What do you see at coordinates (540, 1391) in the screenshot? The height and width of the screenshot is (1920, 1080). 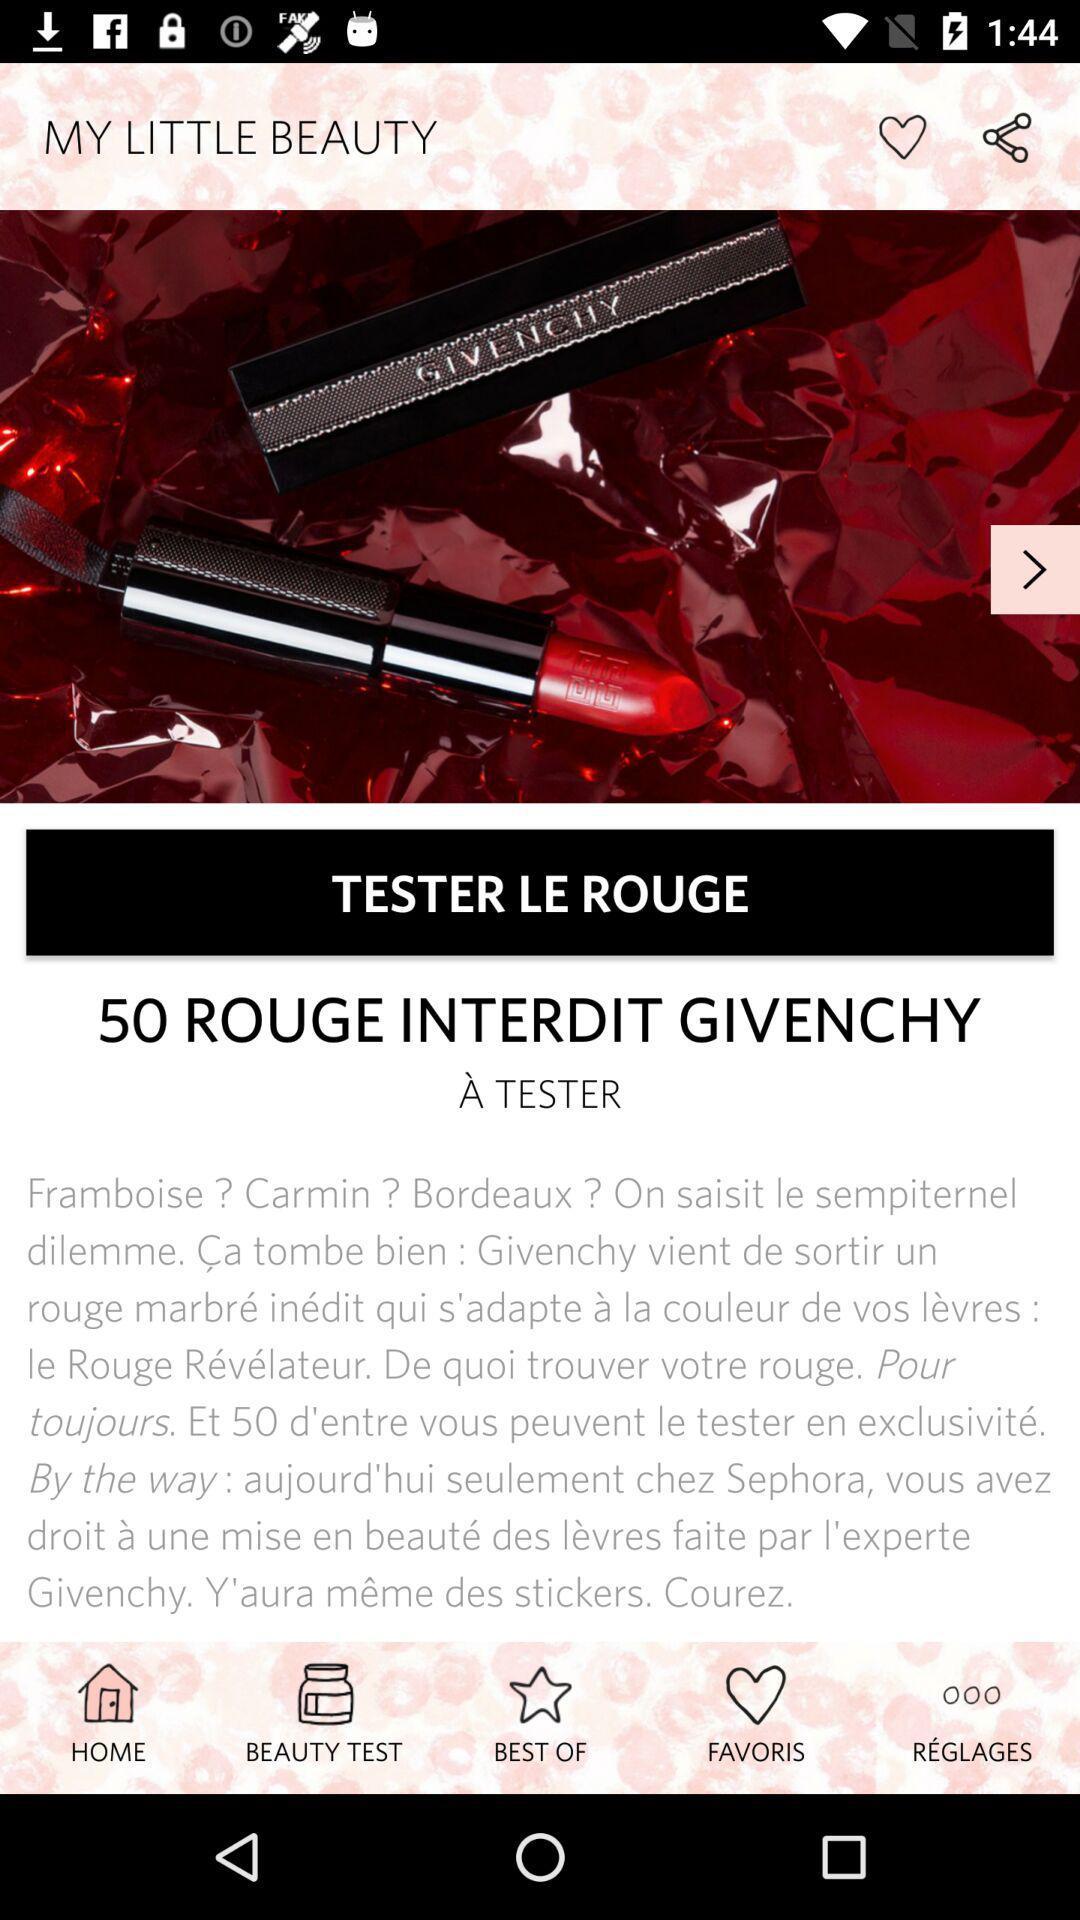 I see `the framboise carmin bordeaux item` at bounding box center [540, 1391].